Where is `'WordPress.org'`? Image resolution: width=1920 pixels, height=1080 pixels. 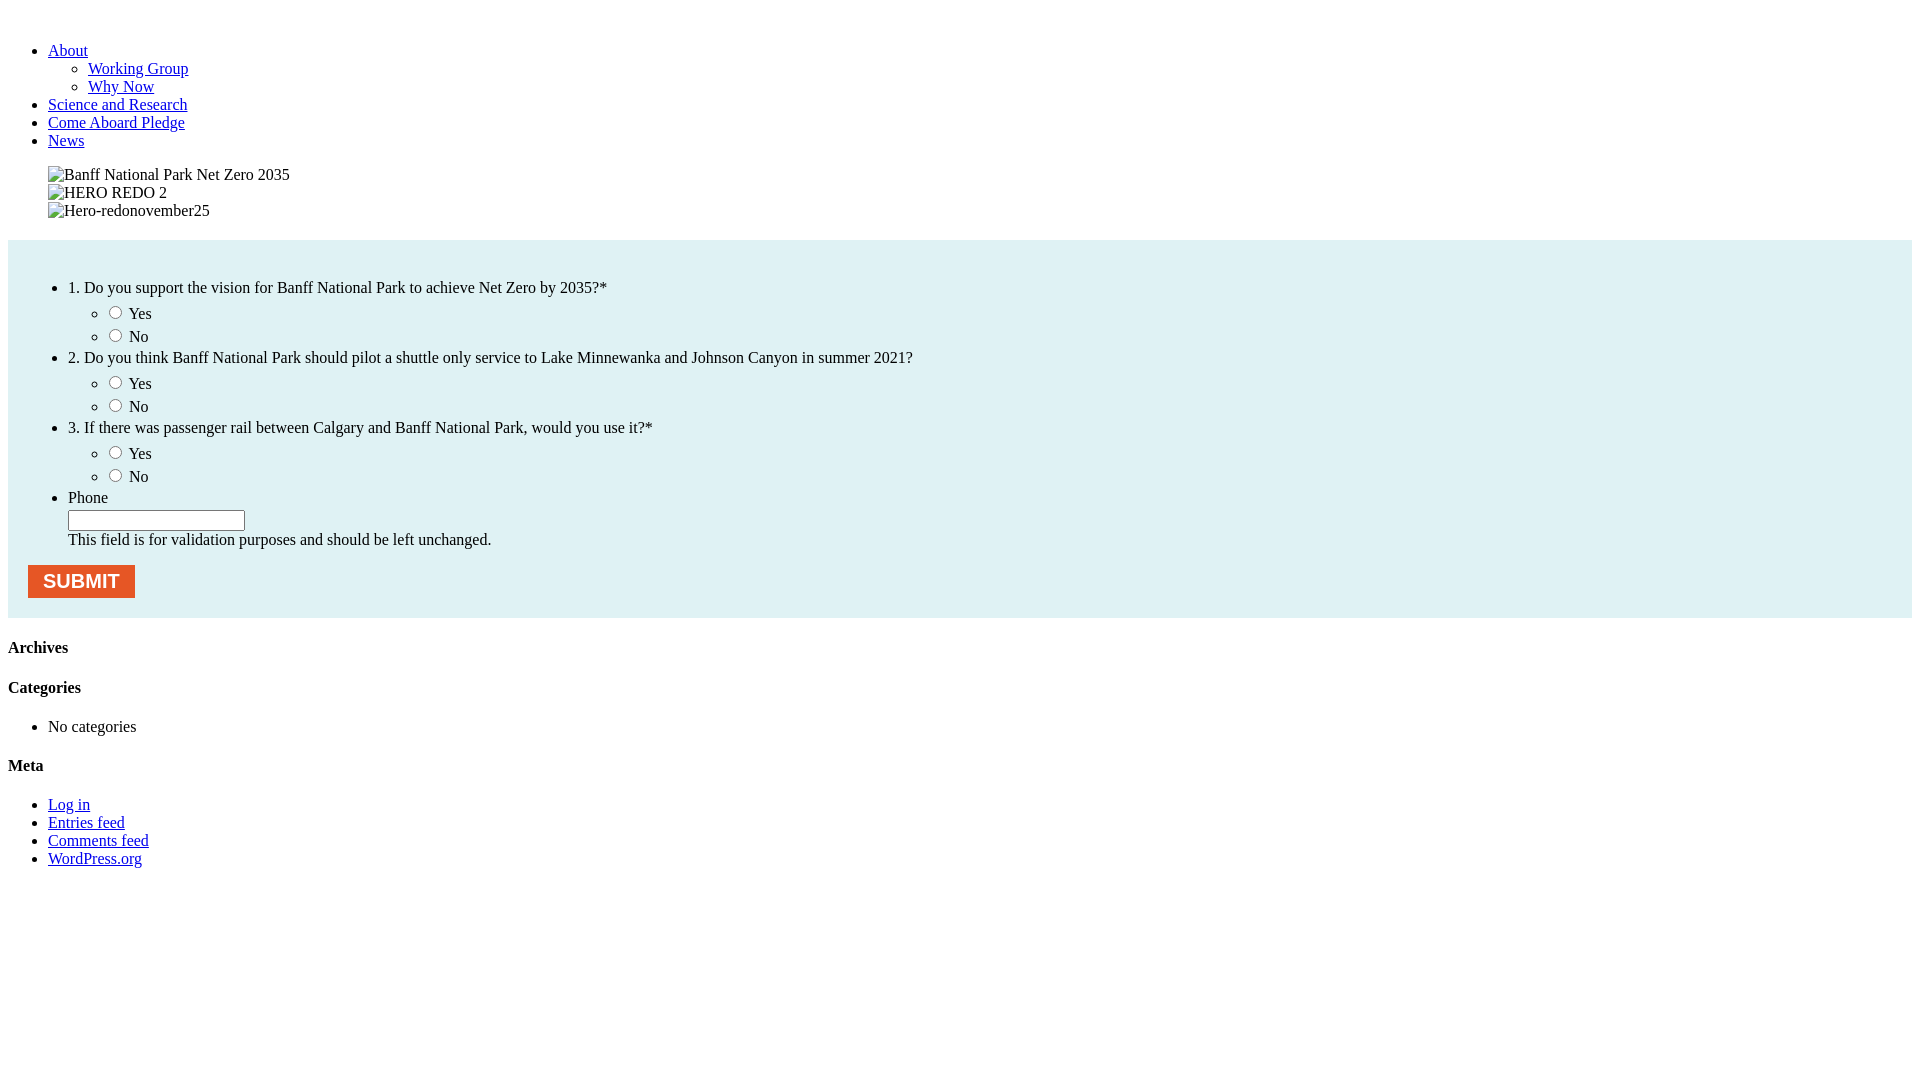 'WordPress.org' is located at coordinates (94, 857).